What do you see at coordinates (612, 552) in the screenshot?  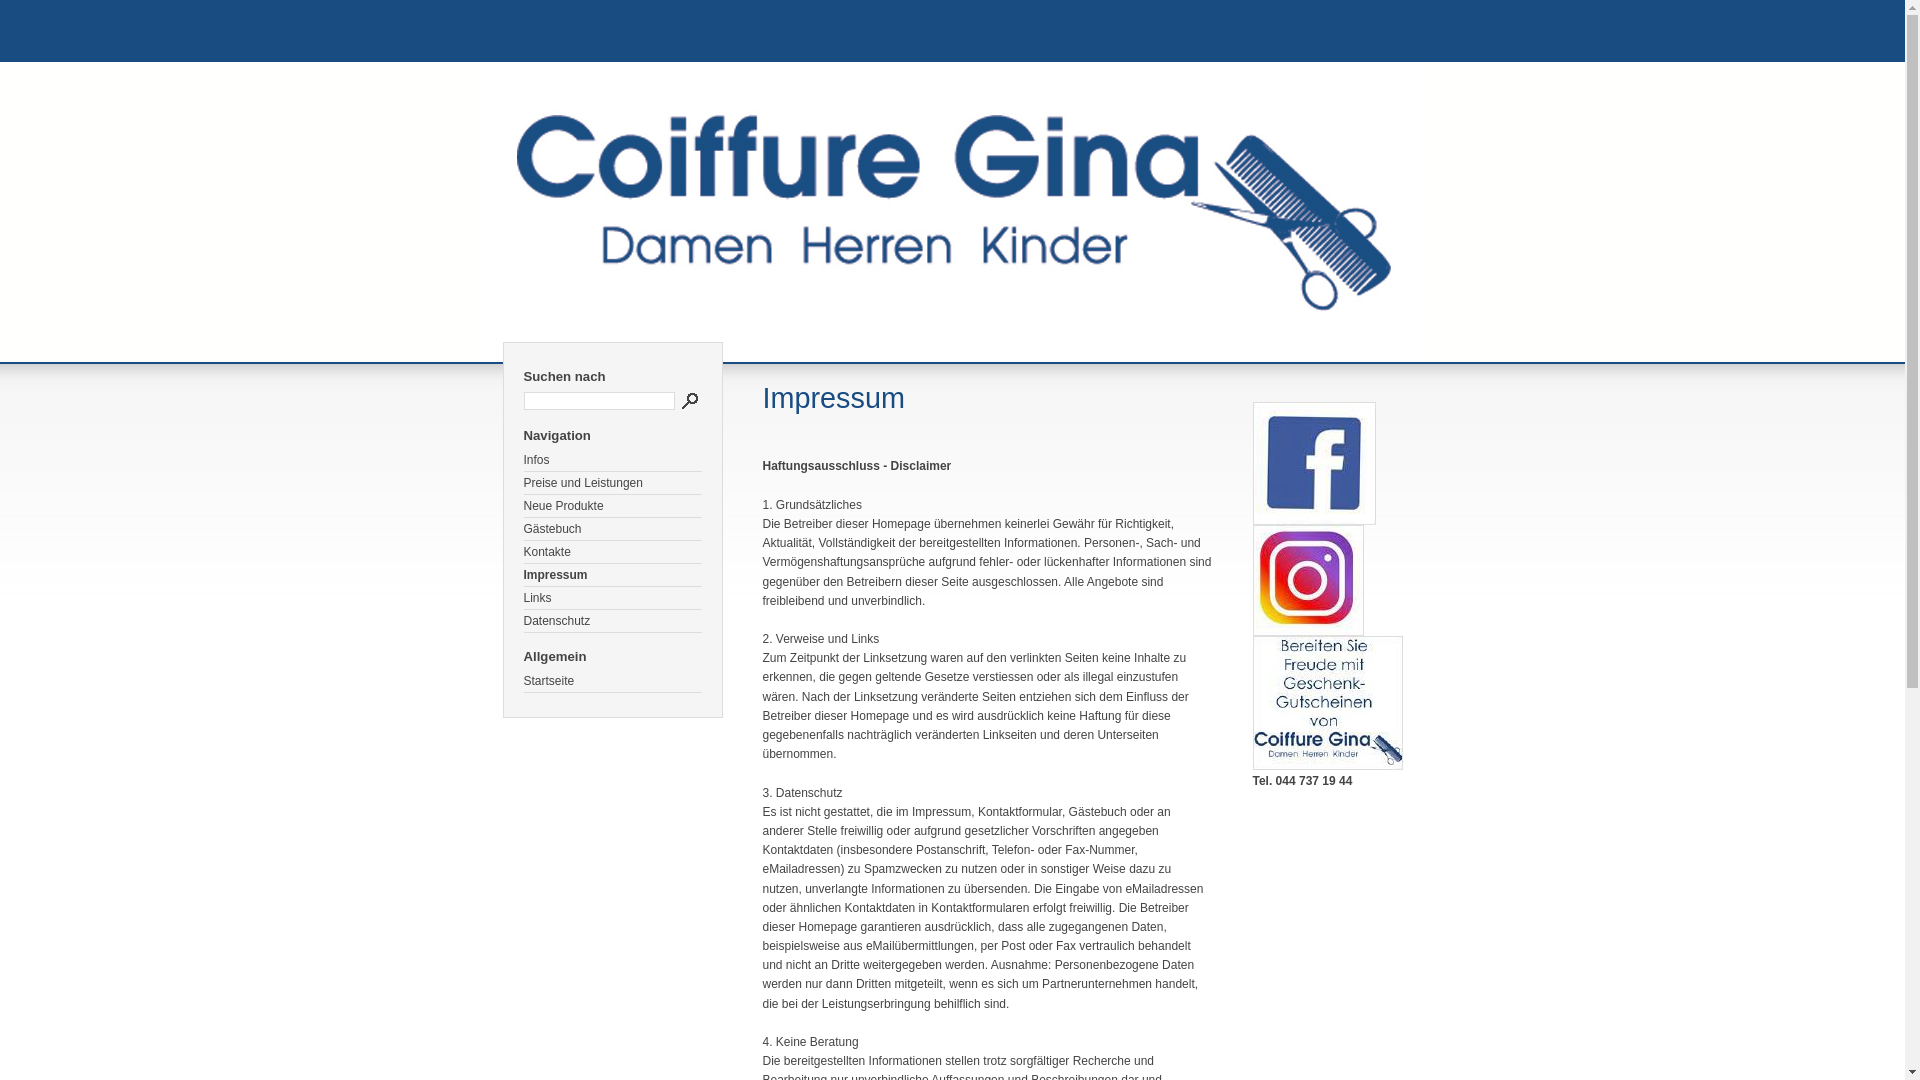 I see `'Kontakte'` at bounding box center [612, 552].